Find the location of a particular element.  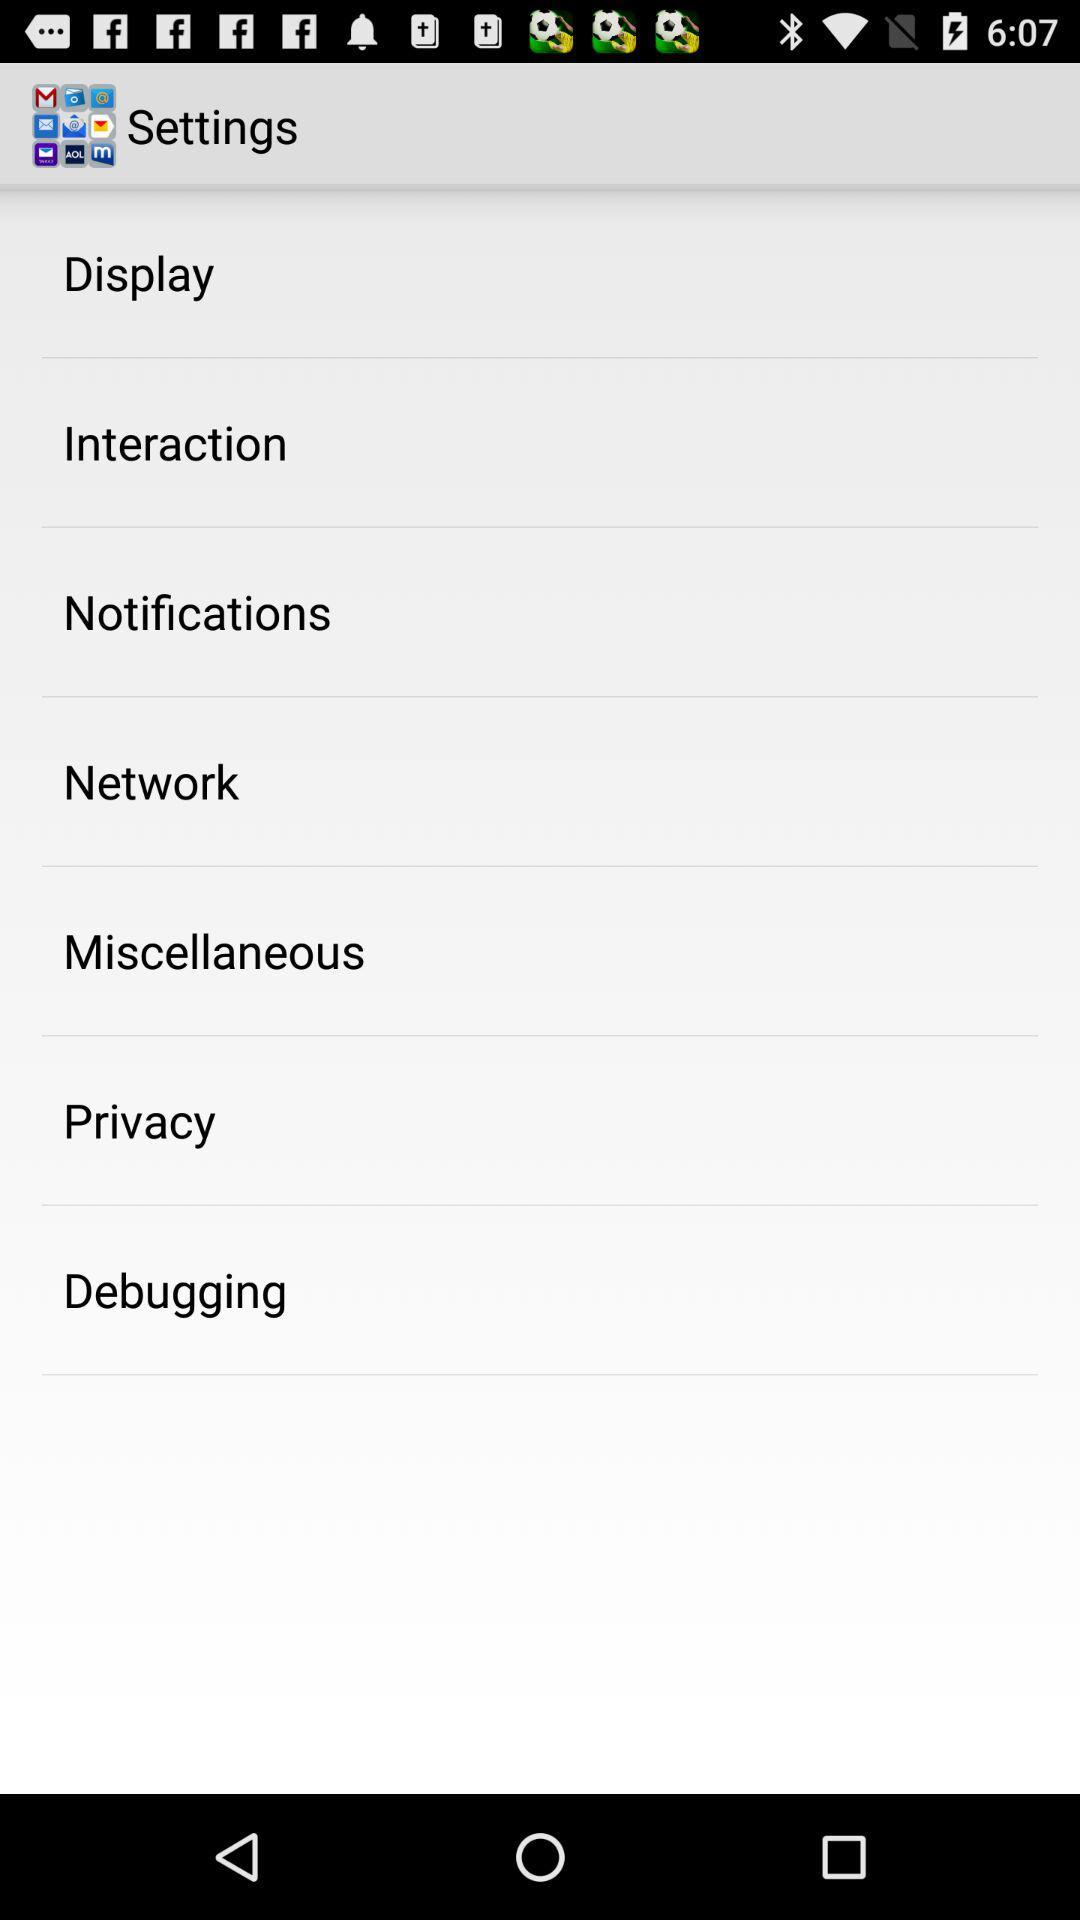

privacy is located at coordinates (138, 1120).